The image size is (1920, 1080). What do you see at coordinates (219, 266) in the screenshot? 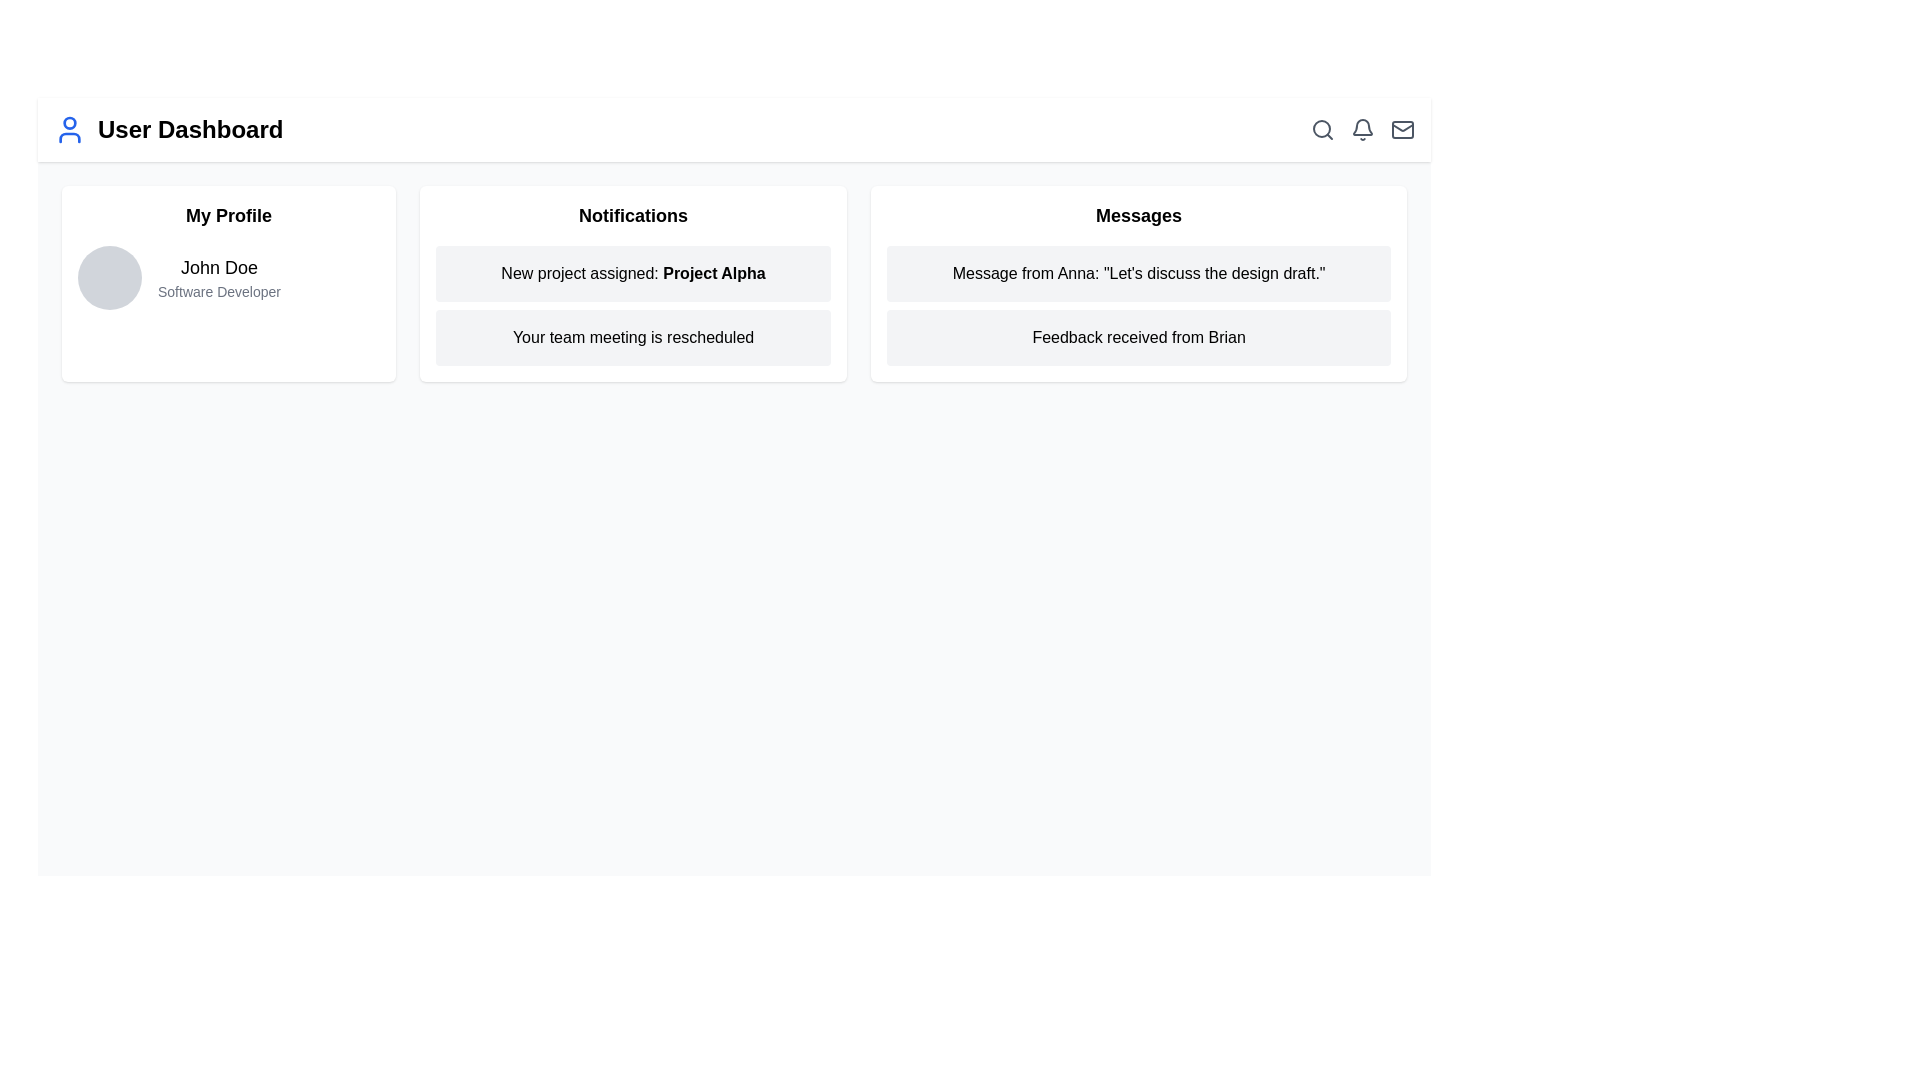
I see `the username or profile title displayed in the Text Label at the top-left section of the 'My Profile' card` at bounding box center [219, 266].